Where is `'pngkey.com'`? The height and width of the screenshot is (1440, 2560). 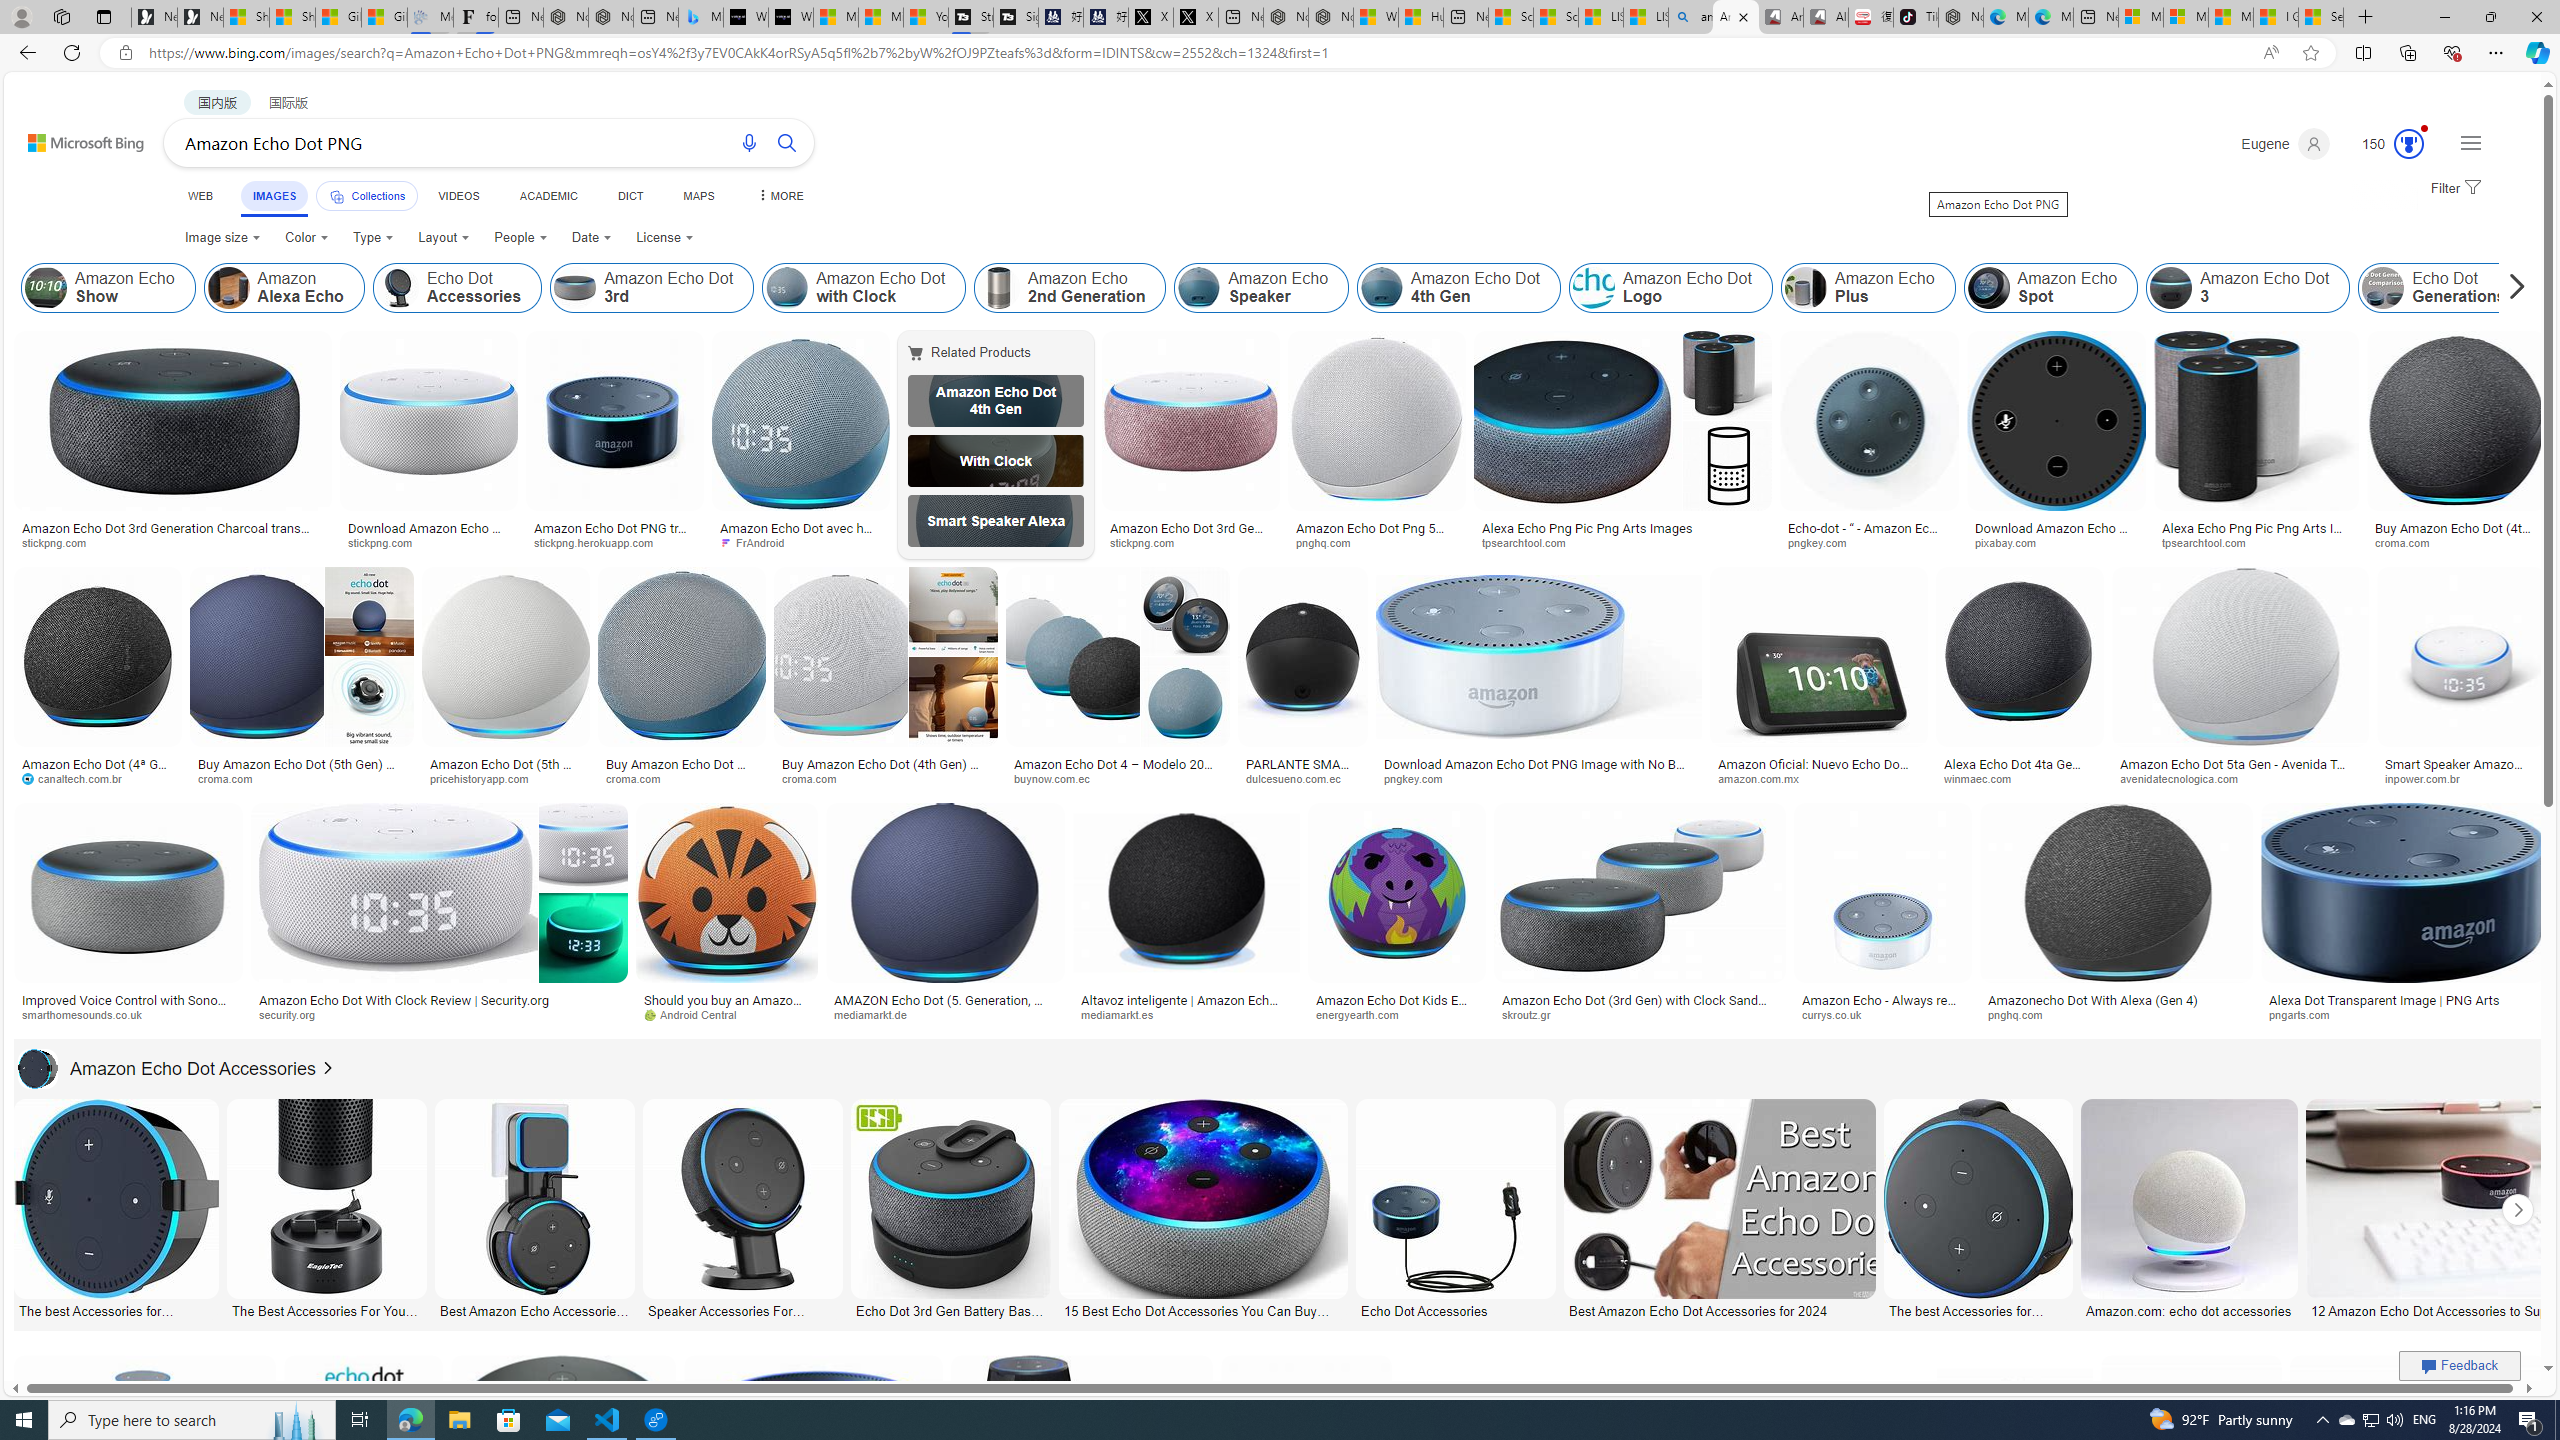
'pngkey.com' is located at coordinates (1419, 777).